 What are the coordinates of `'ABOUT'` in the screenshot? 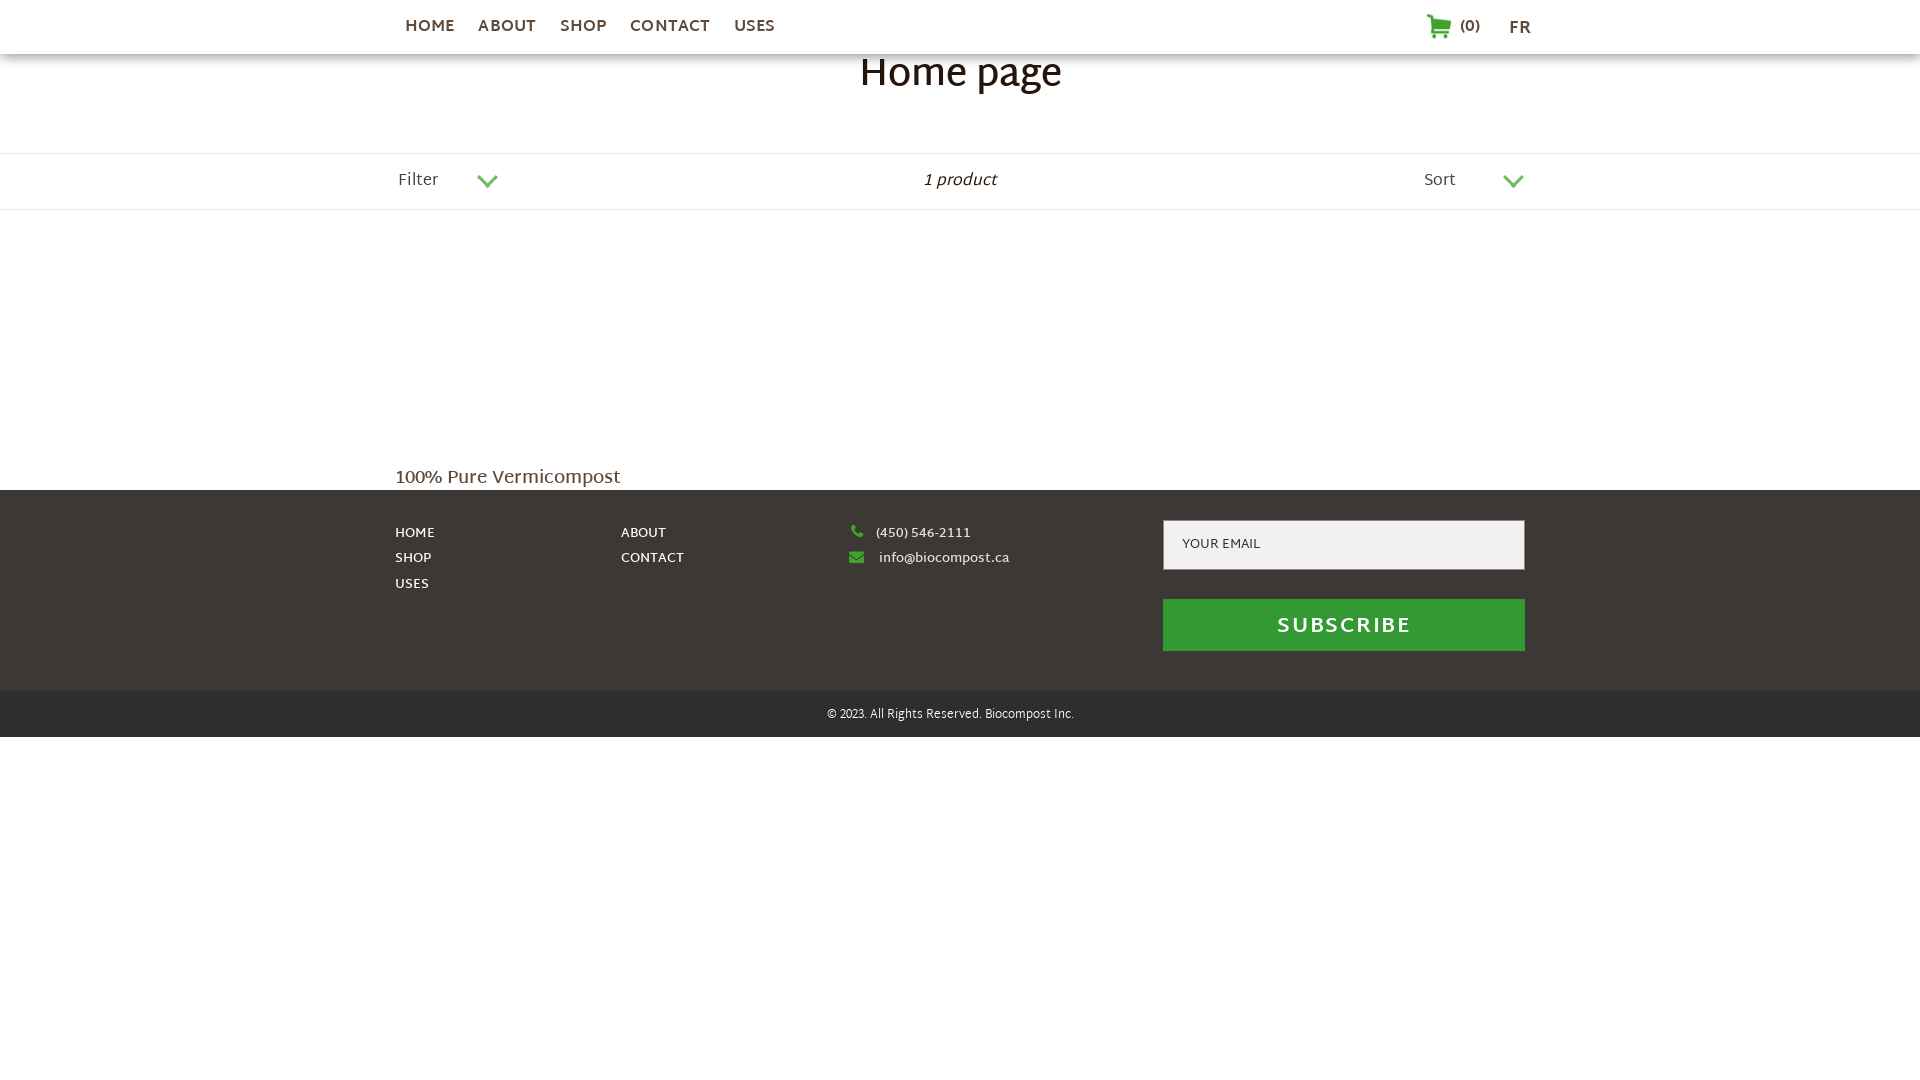 It's located at (507, 27).